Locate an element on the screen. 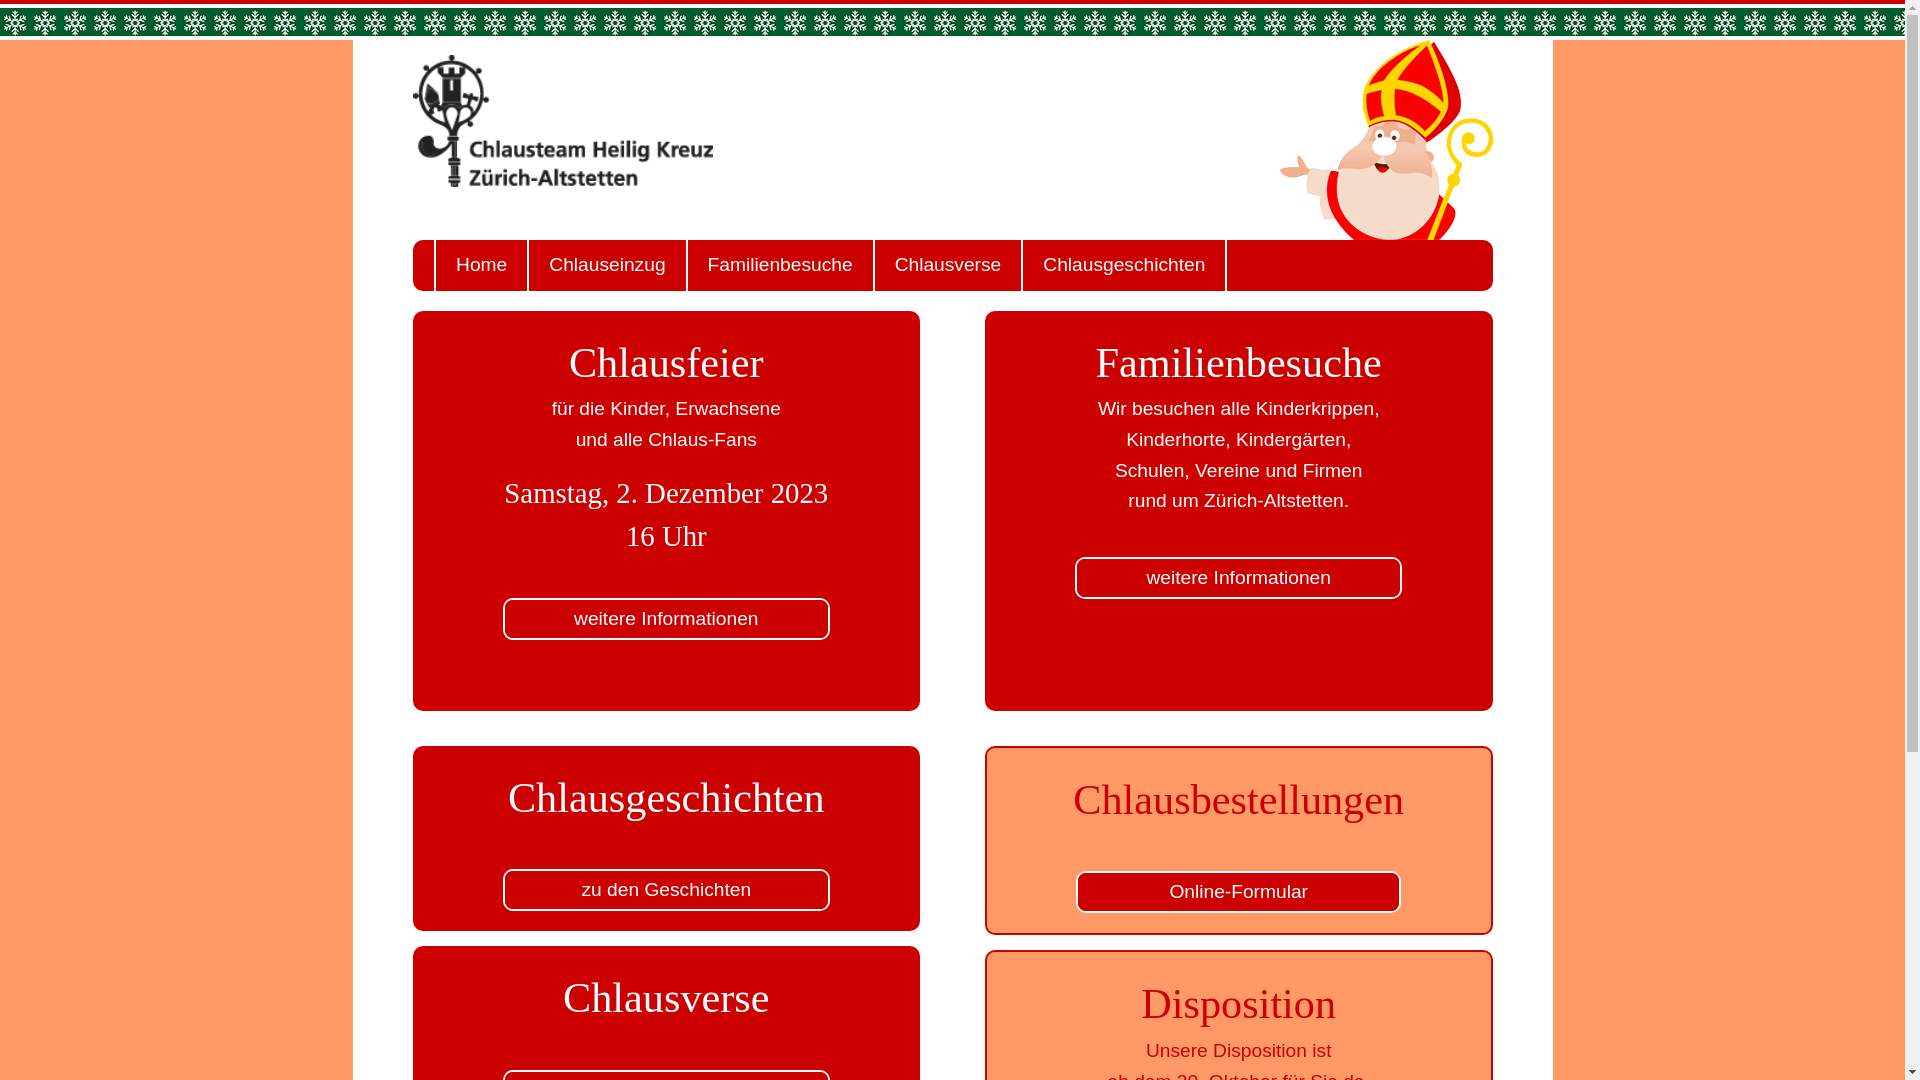  'Familienbesuche' is located at coordinates (778, 264).